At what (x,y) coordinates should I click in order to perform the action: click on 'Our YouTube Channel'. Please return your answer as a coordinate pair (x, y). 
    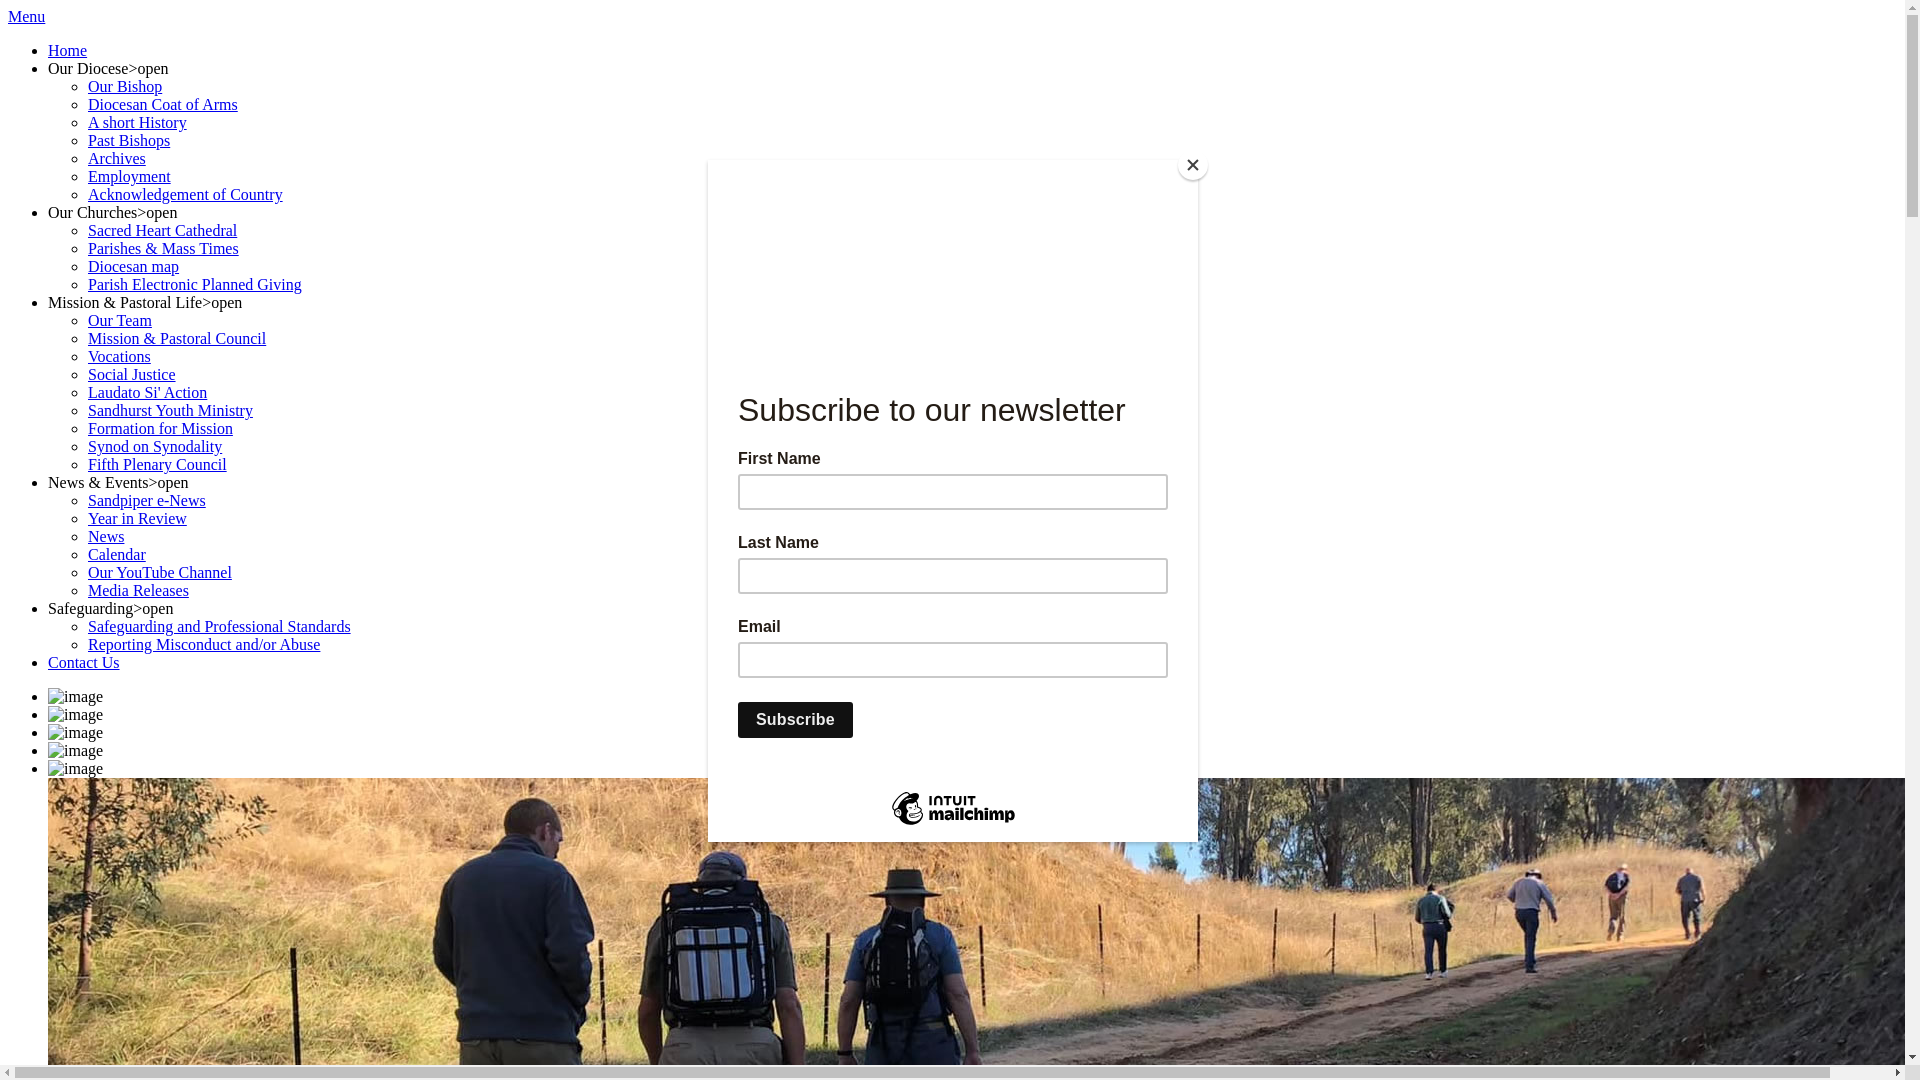
    Looking at the image, I should click on (158, 572).